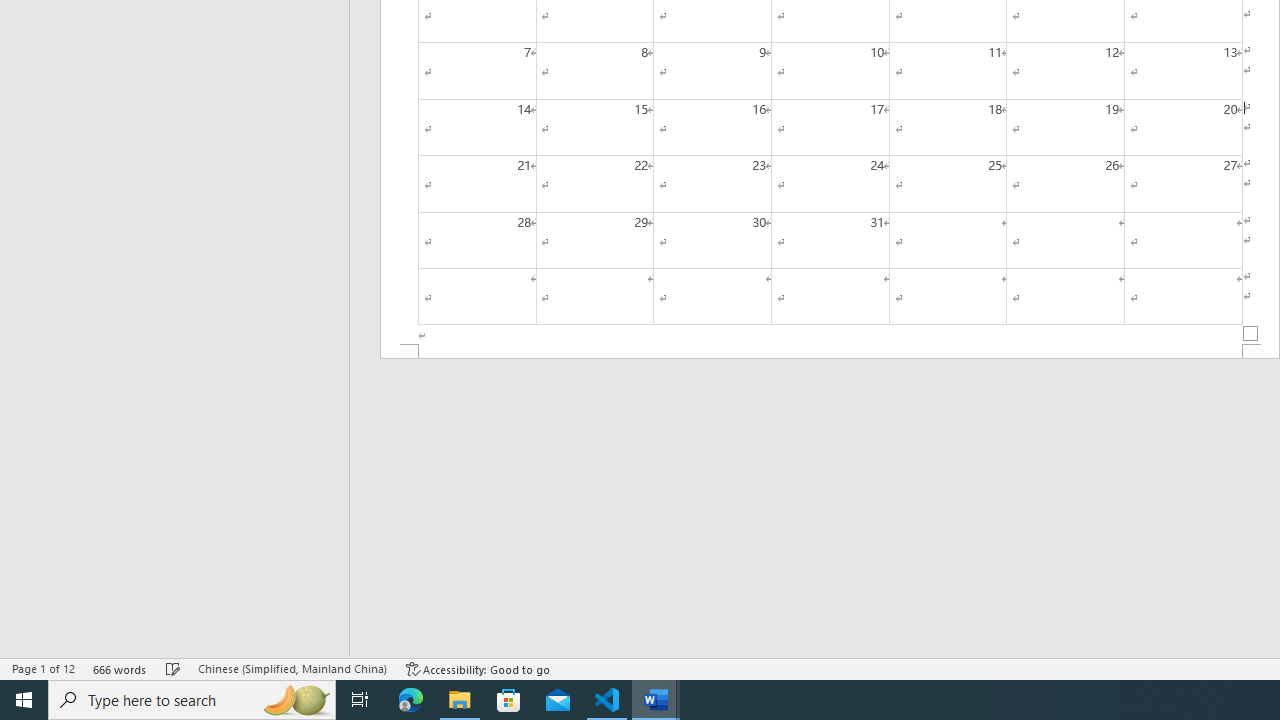 The width and height of the screenshot is (1280, 720). What do you see at coordinates (291, 669) in the screenshot?
I see `'Language Chinese (Simplified, Mainland China)'` at bounding box center [291, 669].